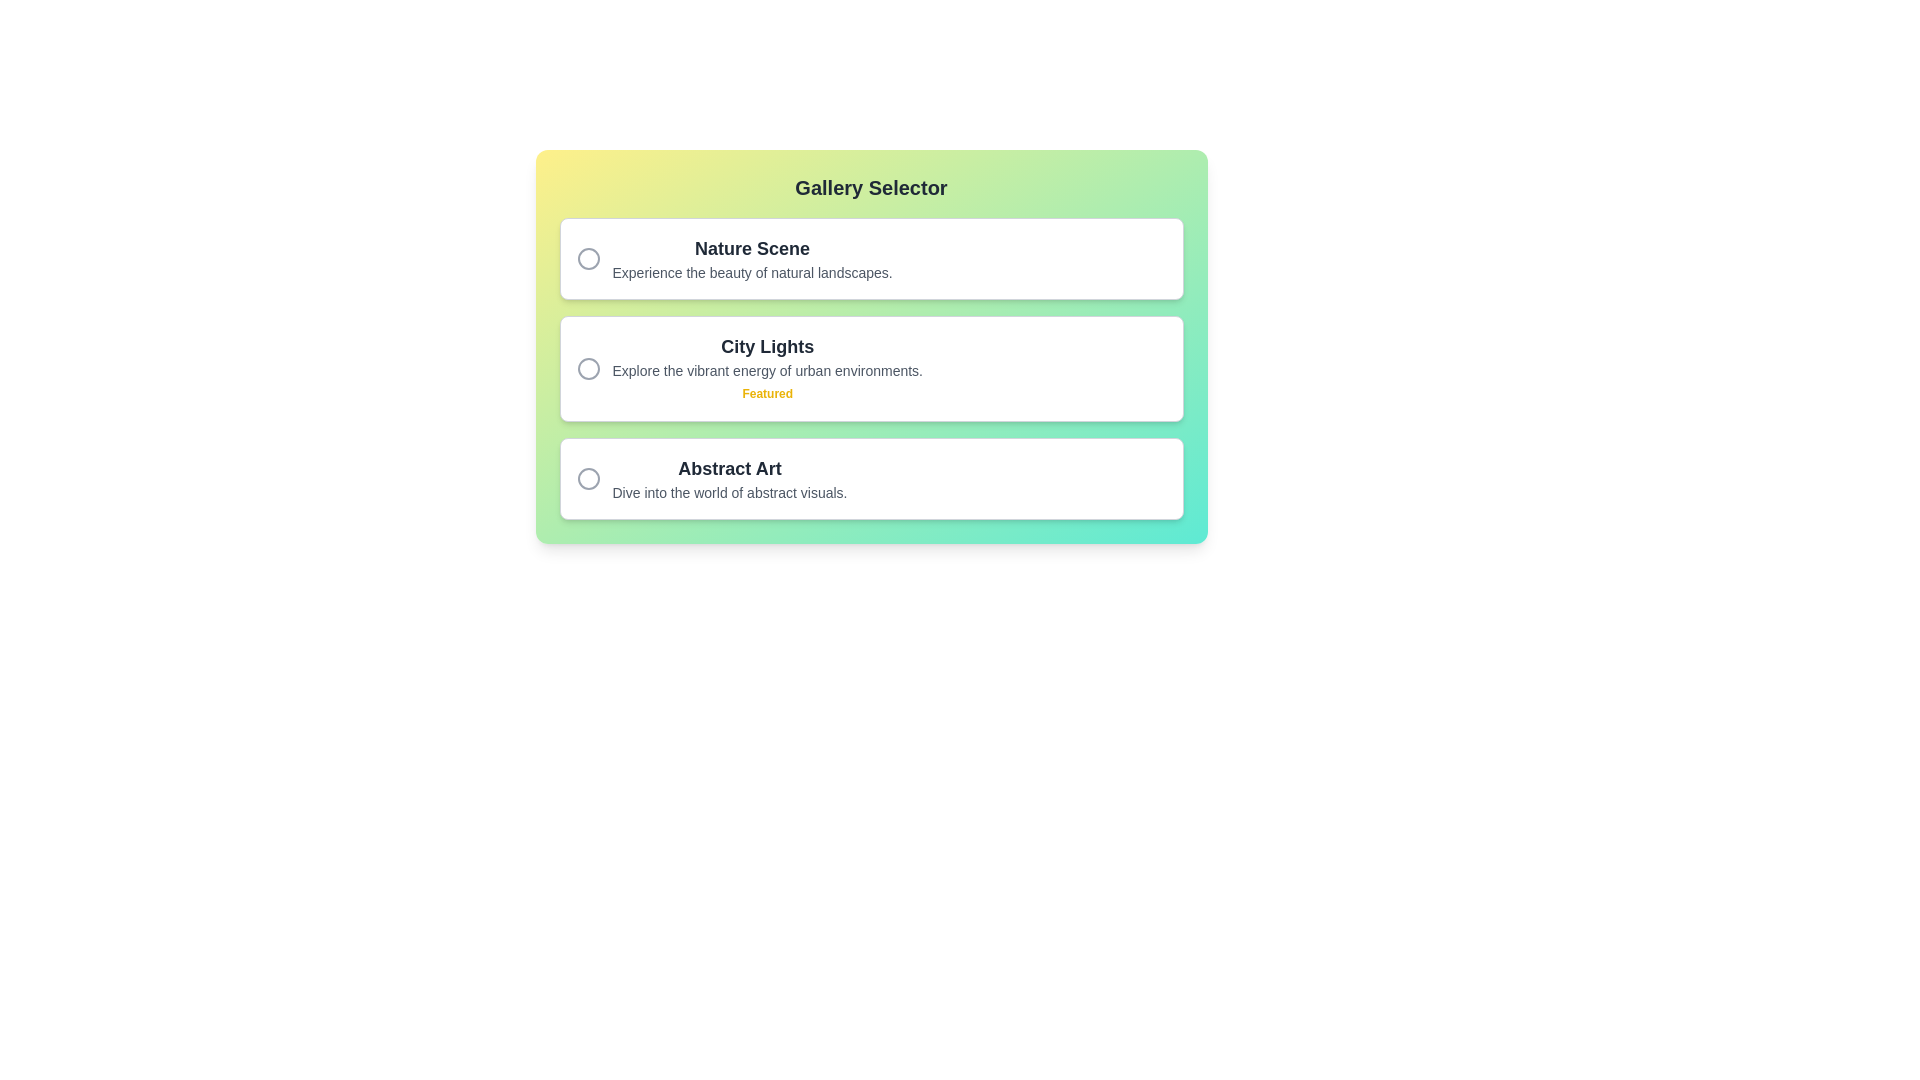 This screenshot has width=1920, height=1080. What do you see at coordinates (587, 478) in the screenshot?
I see `the radio button for the 'Abstract Art' option` at bounding box center [587, 478].